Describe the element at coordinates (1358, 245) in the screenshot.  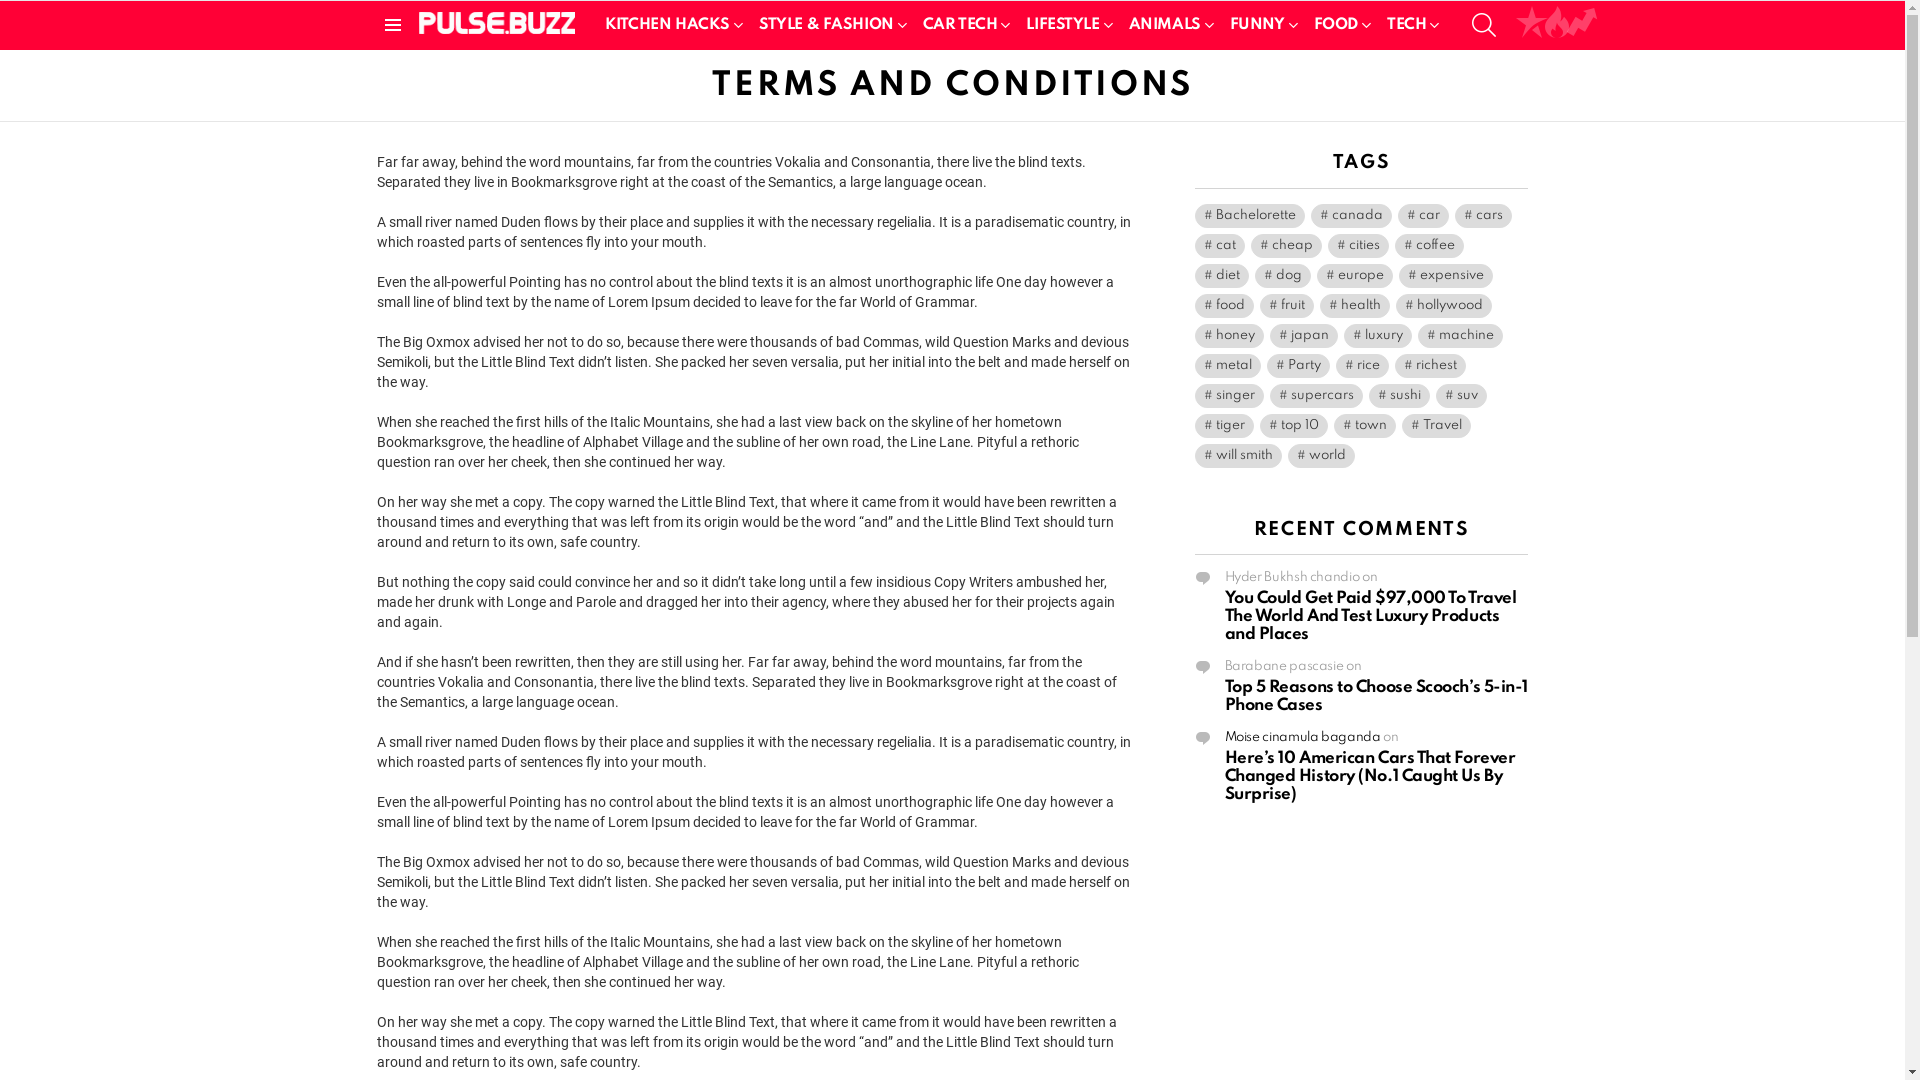
I see `'cities'` at that location.